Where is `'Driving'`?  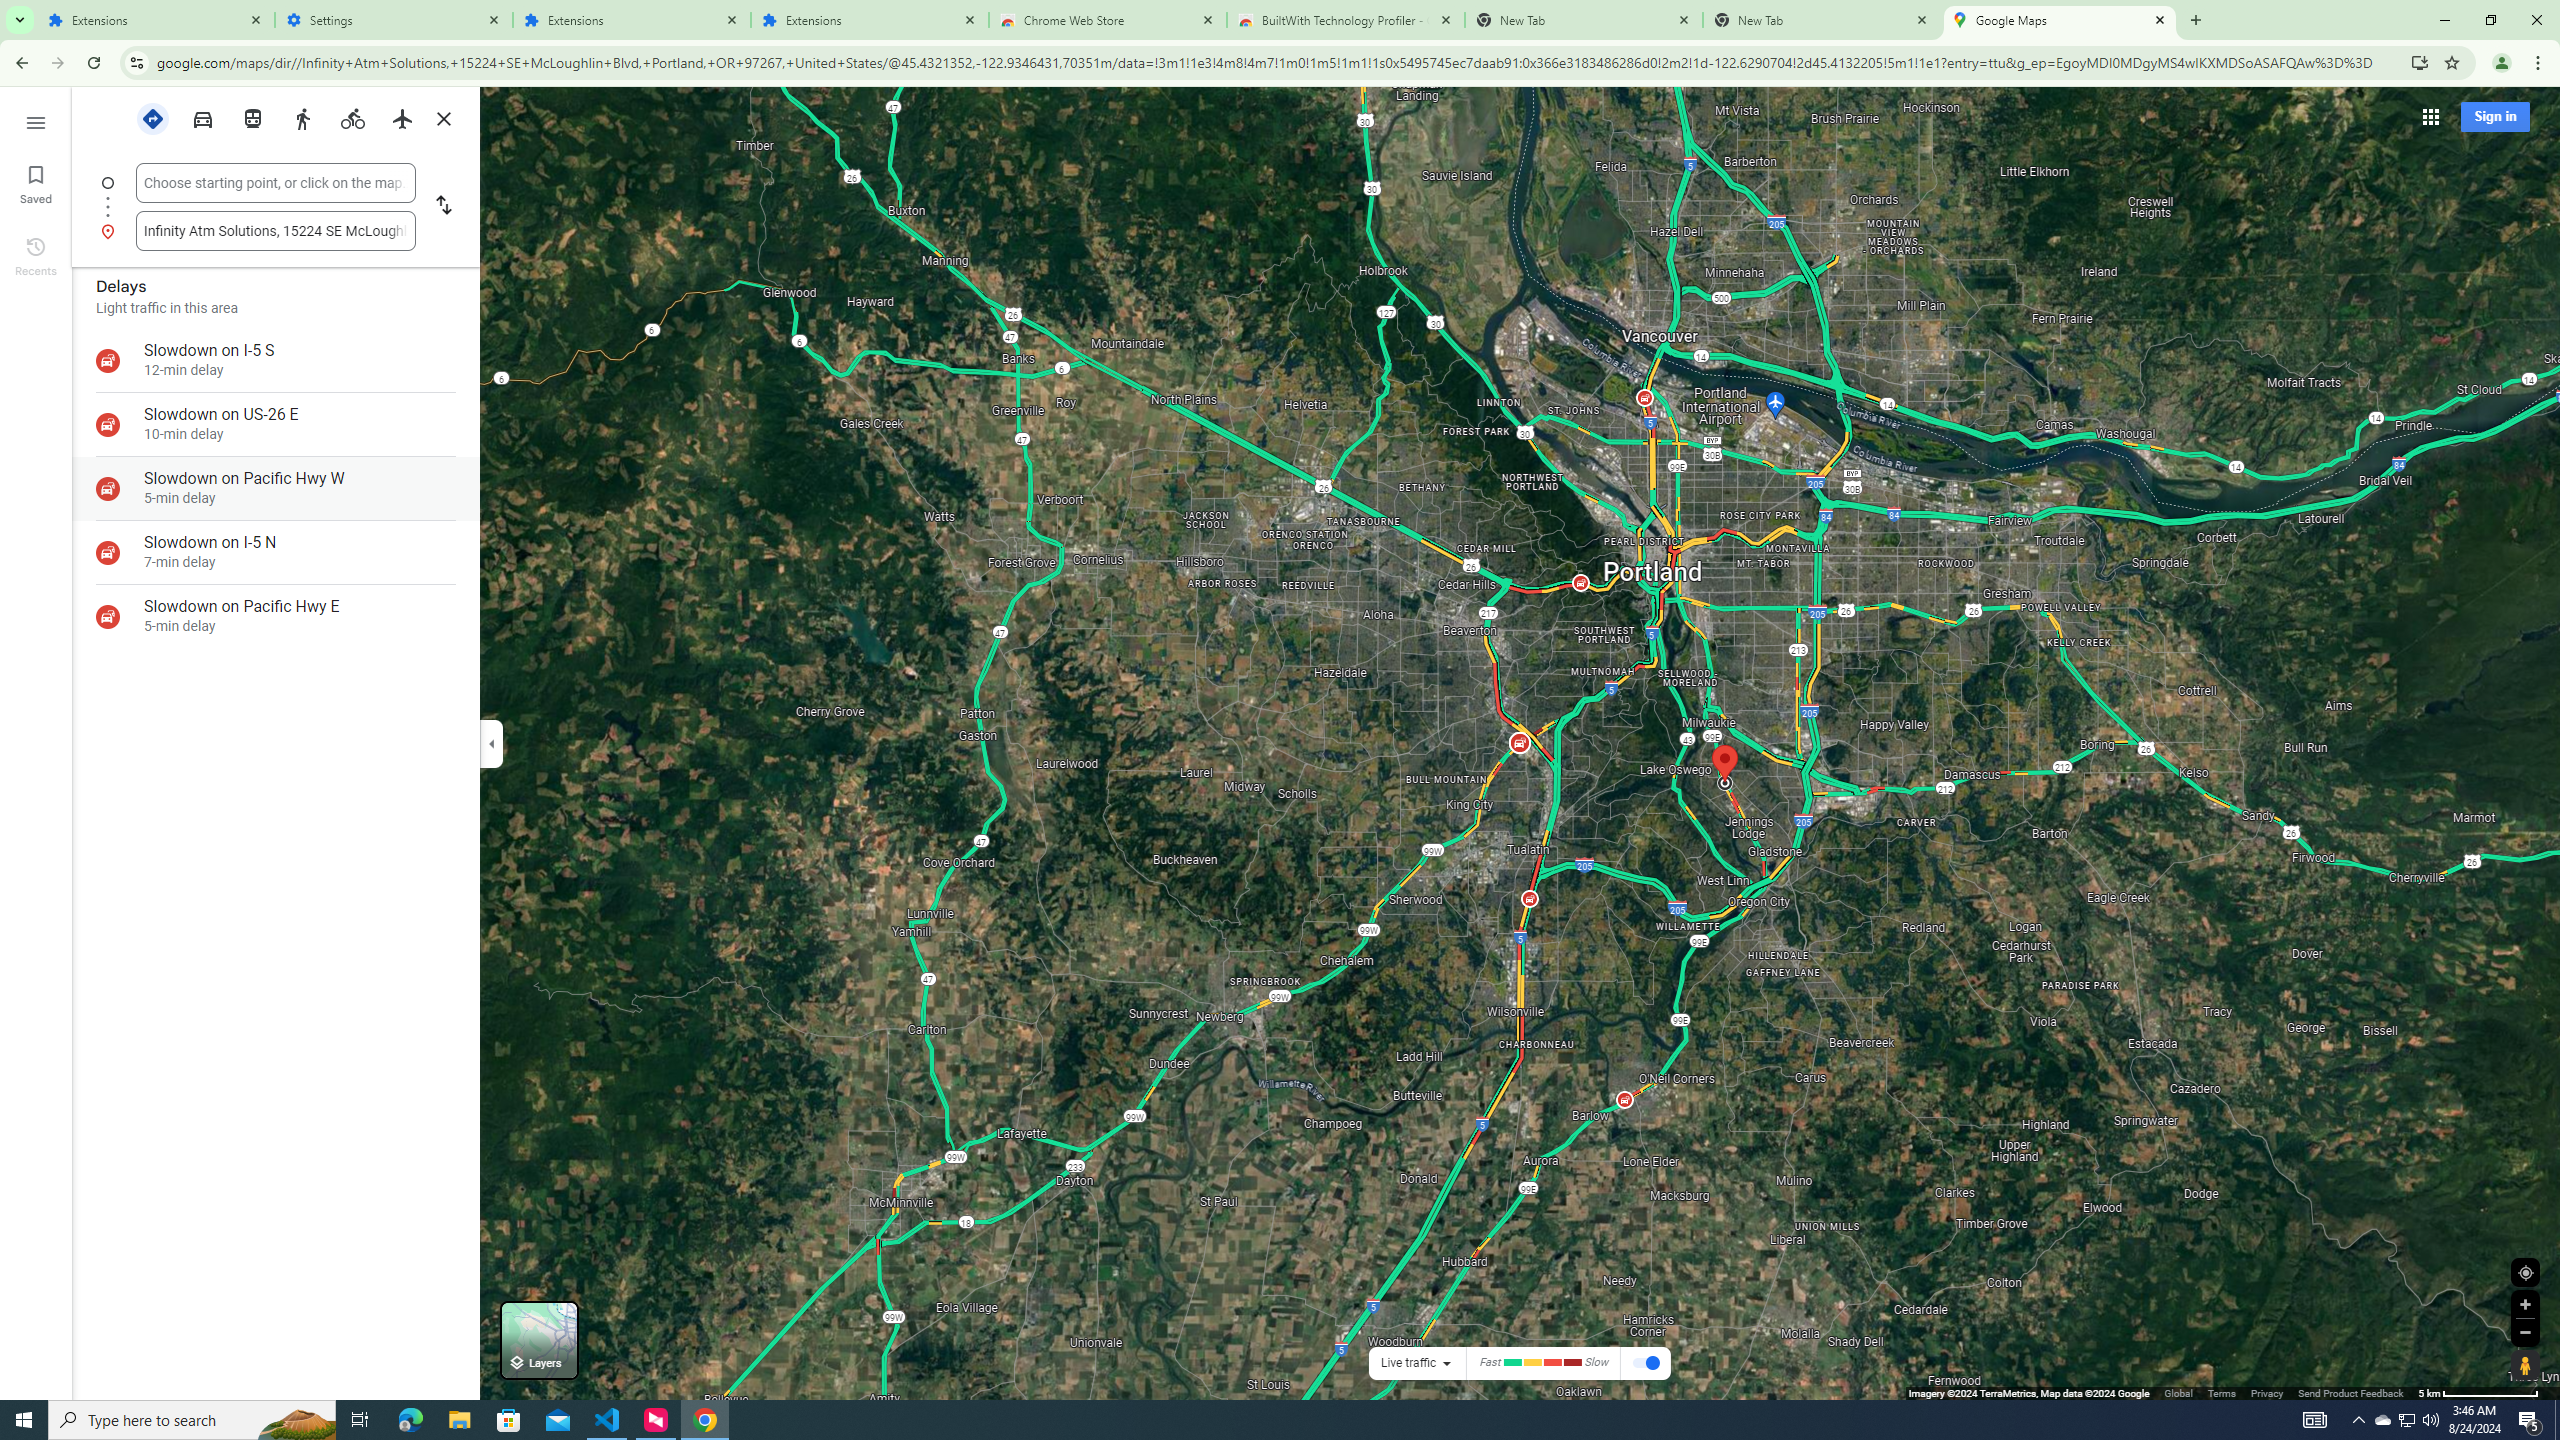 'Driving' is located at coordinates (203, 116).